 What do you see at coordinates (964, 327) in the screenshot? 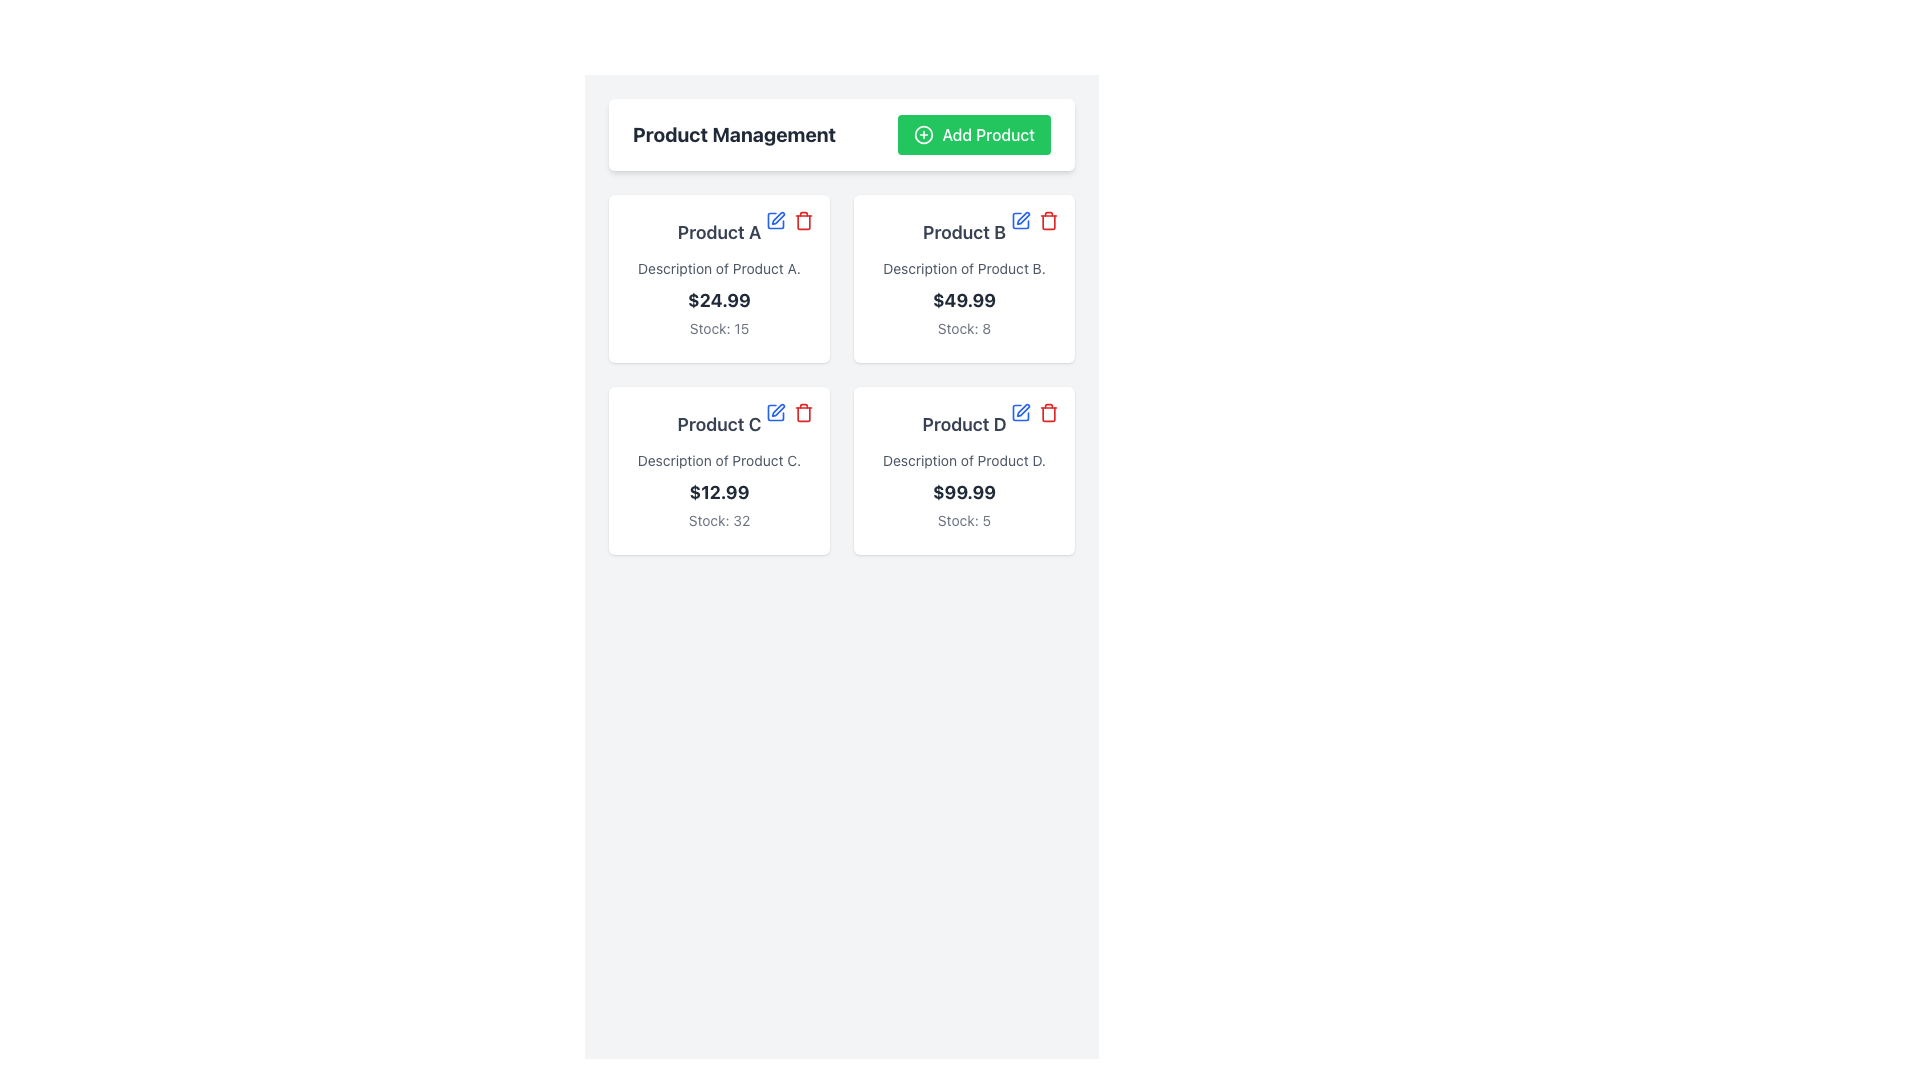
I see `text content from the stock quantity label located at the bottom of the 'Product B' card, which provides inventory information` at bounding box center [964, 327].